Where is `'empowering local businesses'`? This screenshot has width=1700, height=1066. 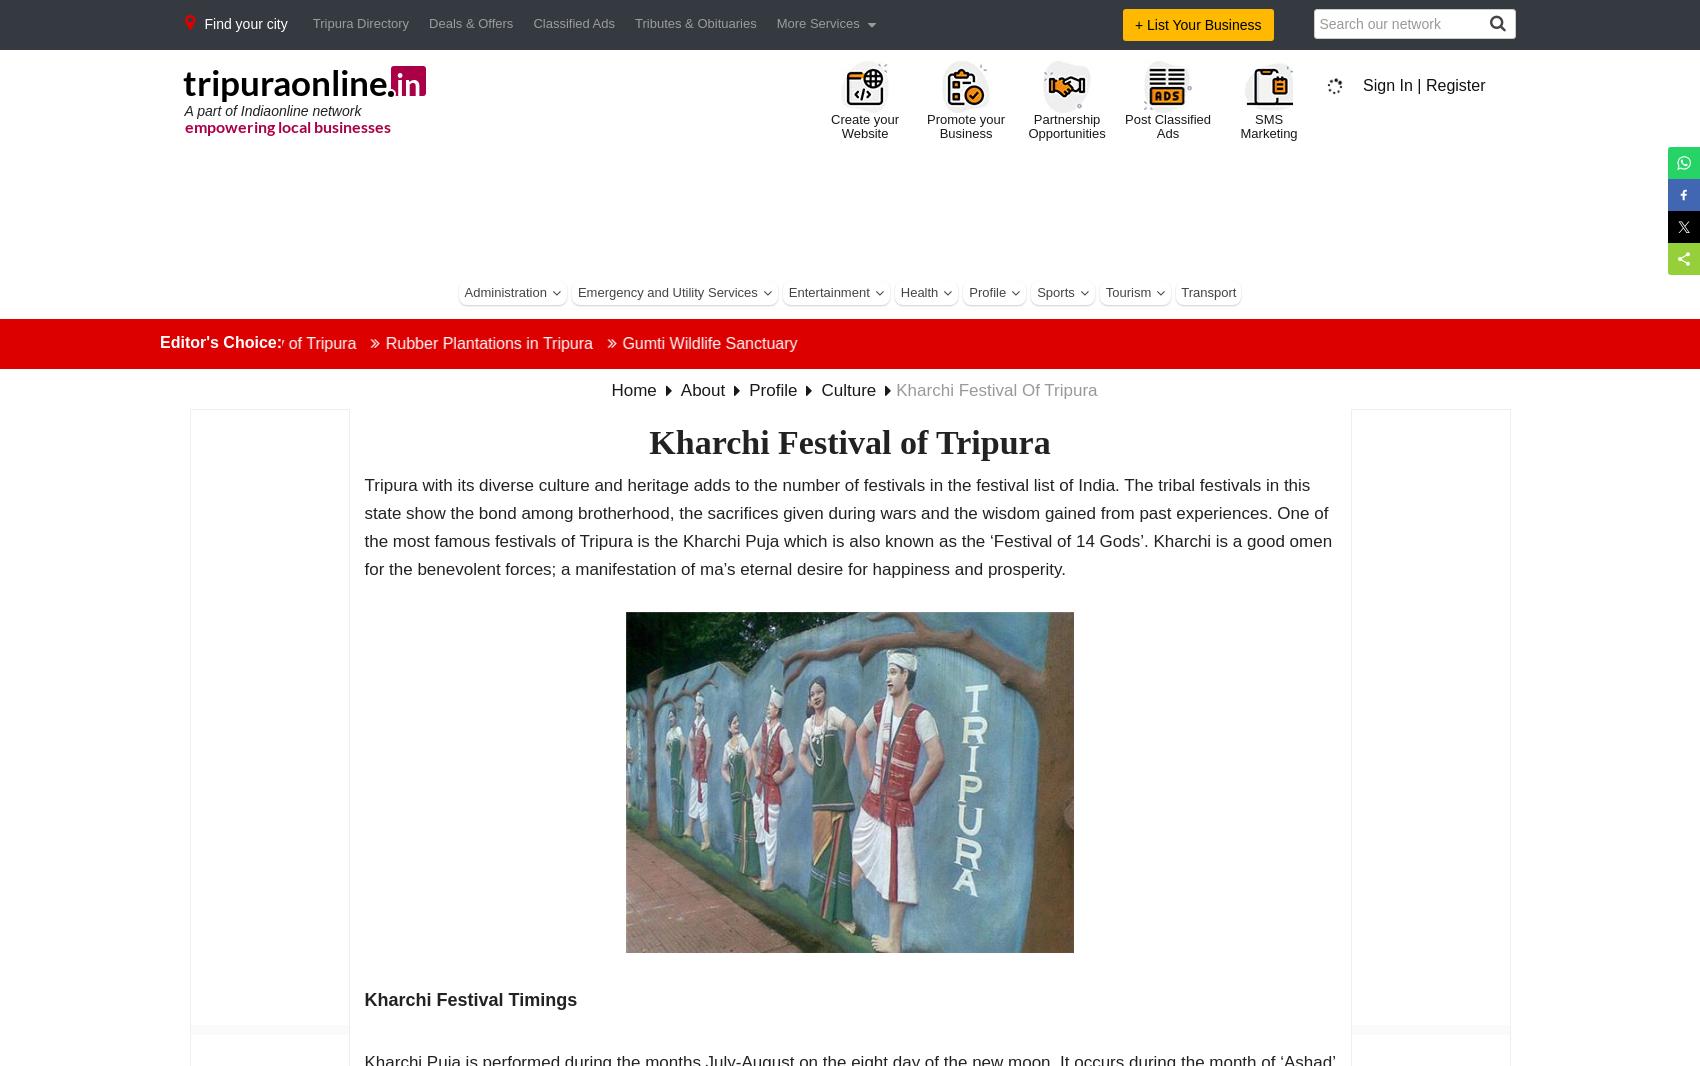 'empowering local businesses' is located at coordinates (286, 124).